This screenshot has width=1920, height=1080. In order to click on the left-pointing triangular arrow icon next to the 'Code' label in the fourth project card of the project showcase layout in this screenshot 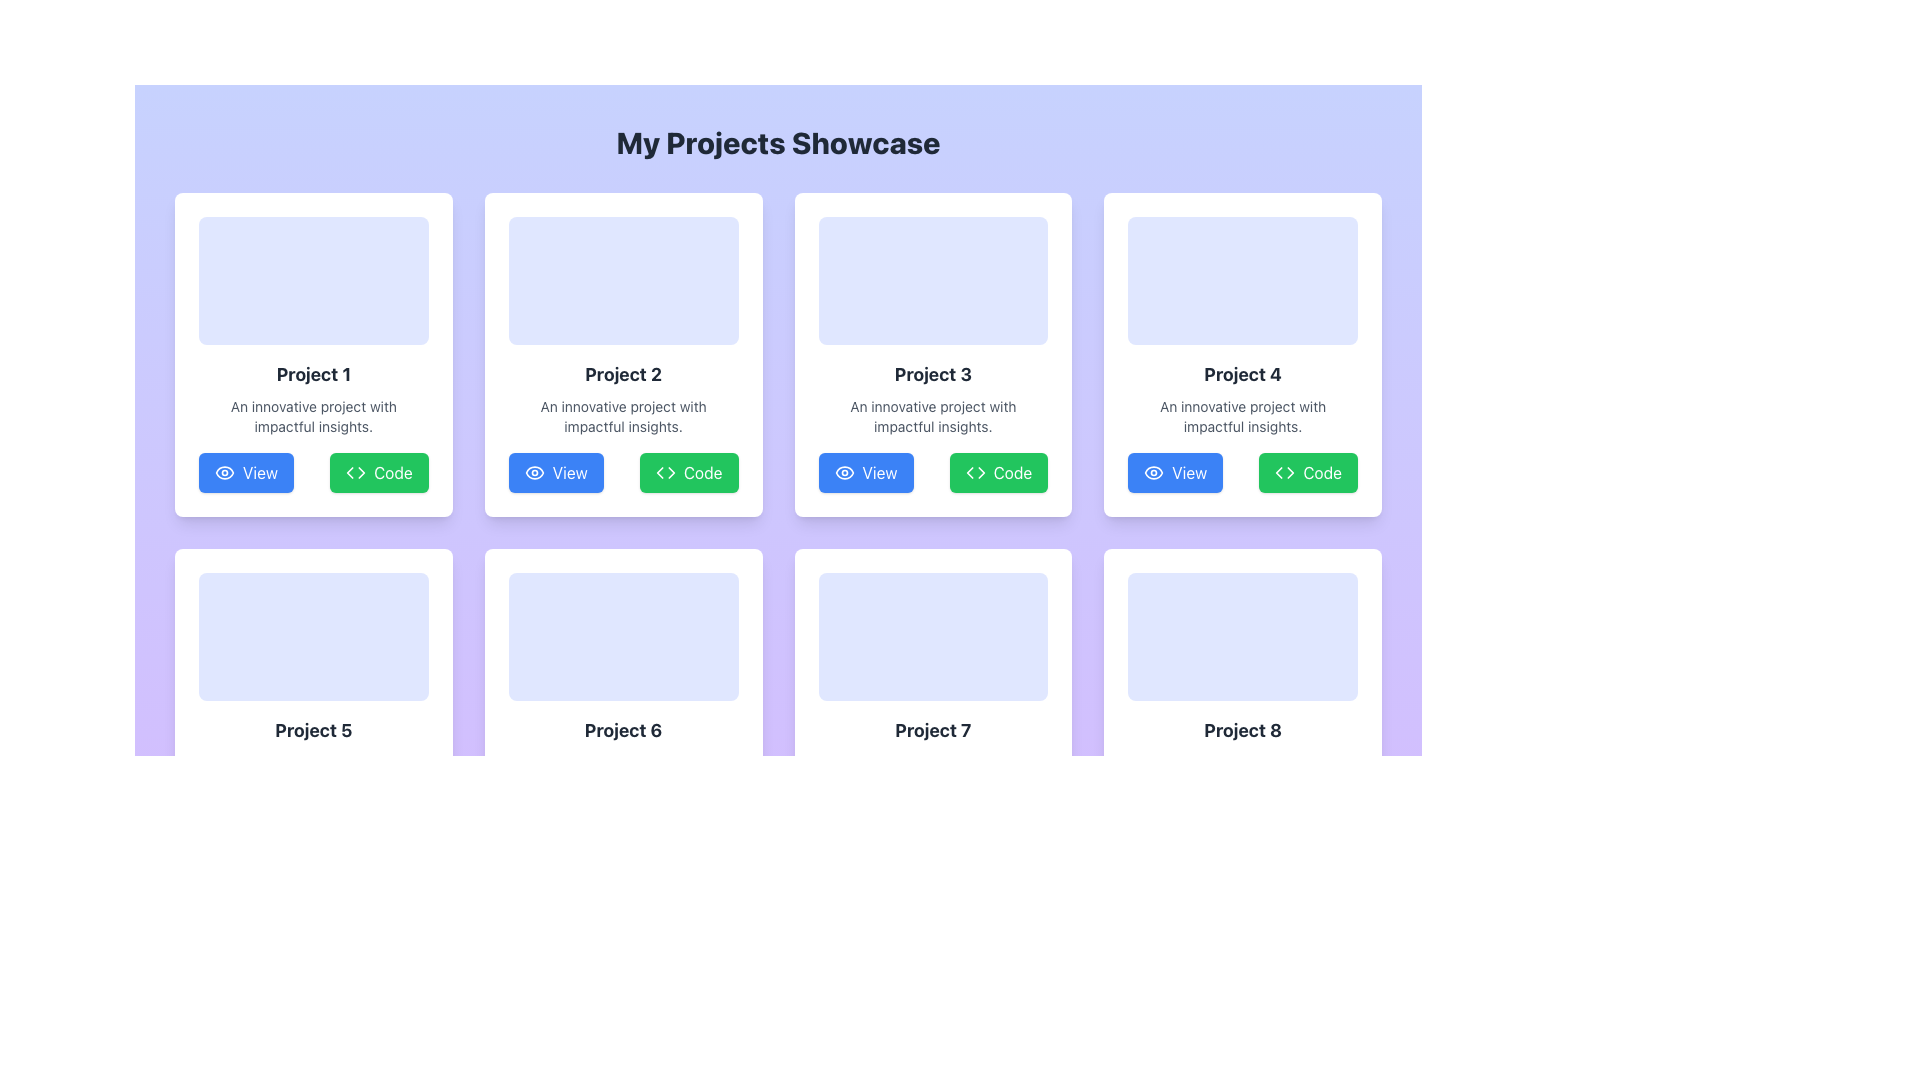, I will do `click(1291, 473)`.